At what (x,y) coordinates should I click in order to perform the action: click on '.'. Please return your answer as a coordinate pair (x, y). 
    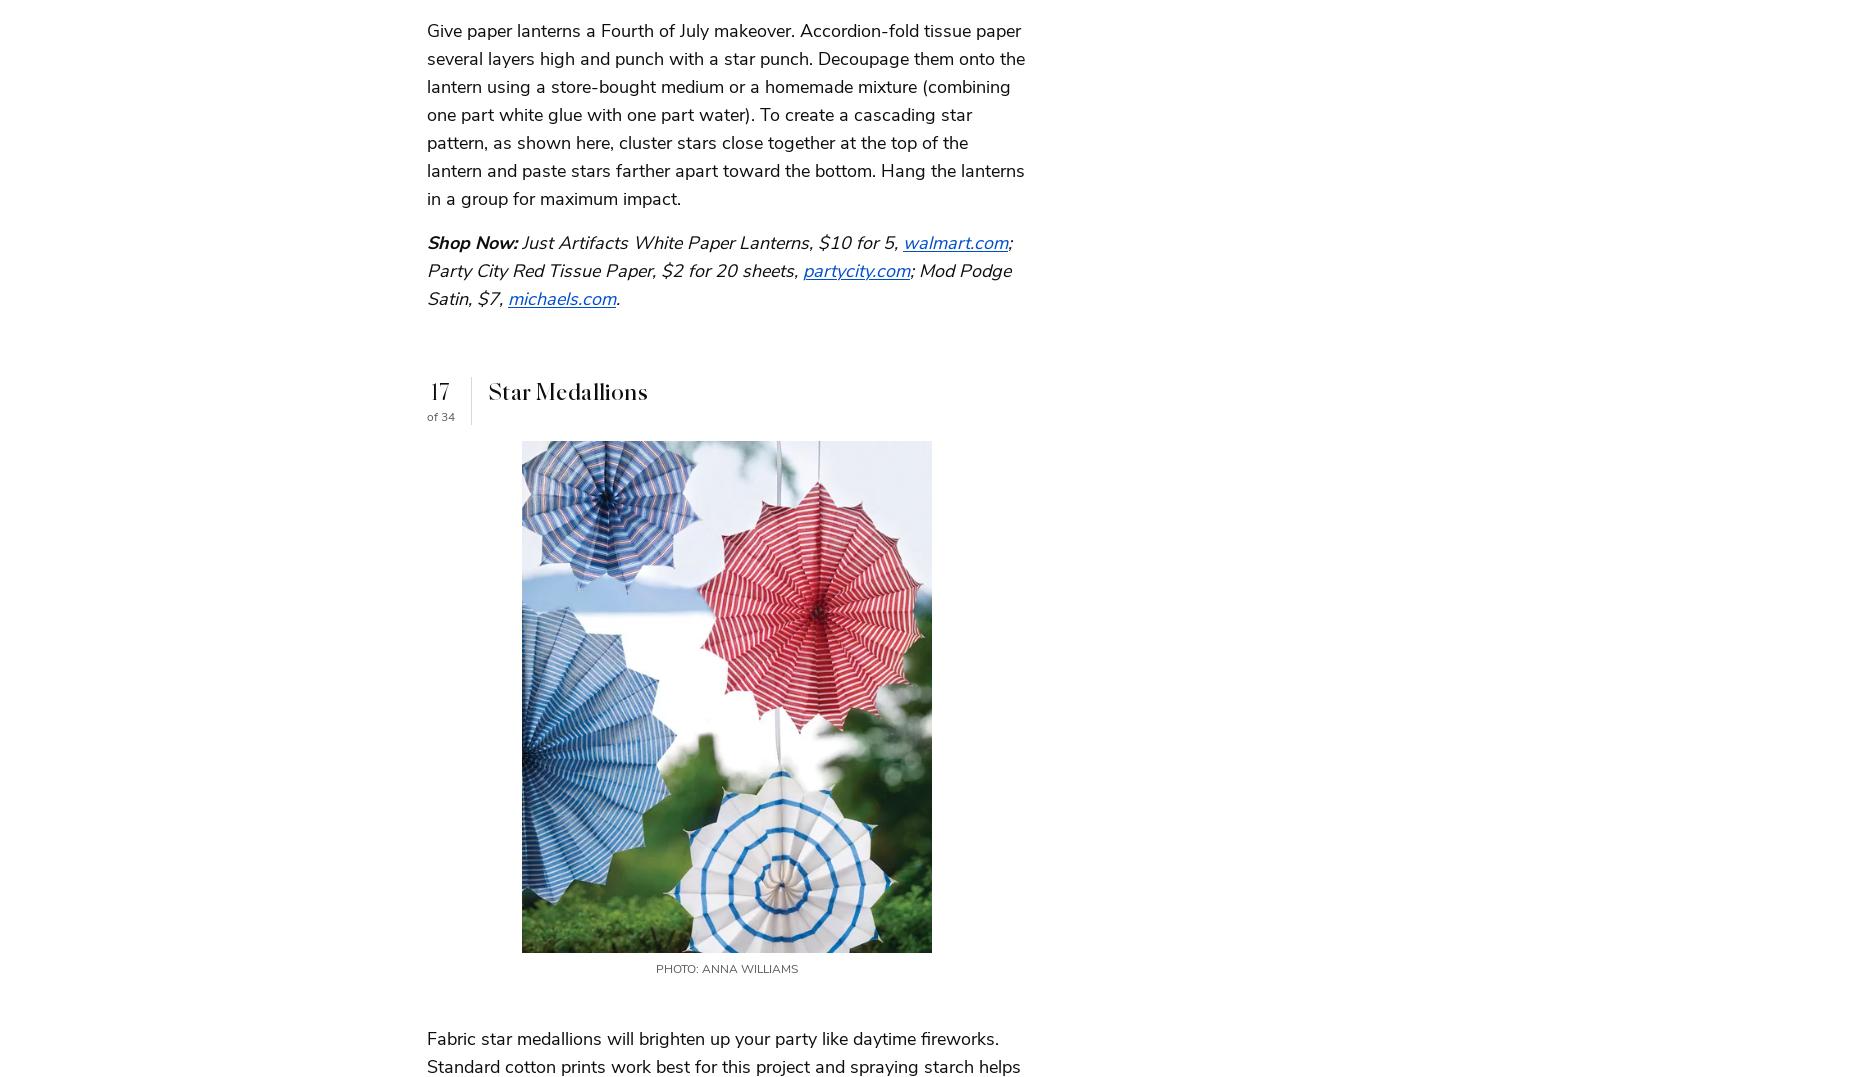
    Looking at the image, I should click on (618, 298).